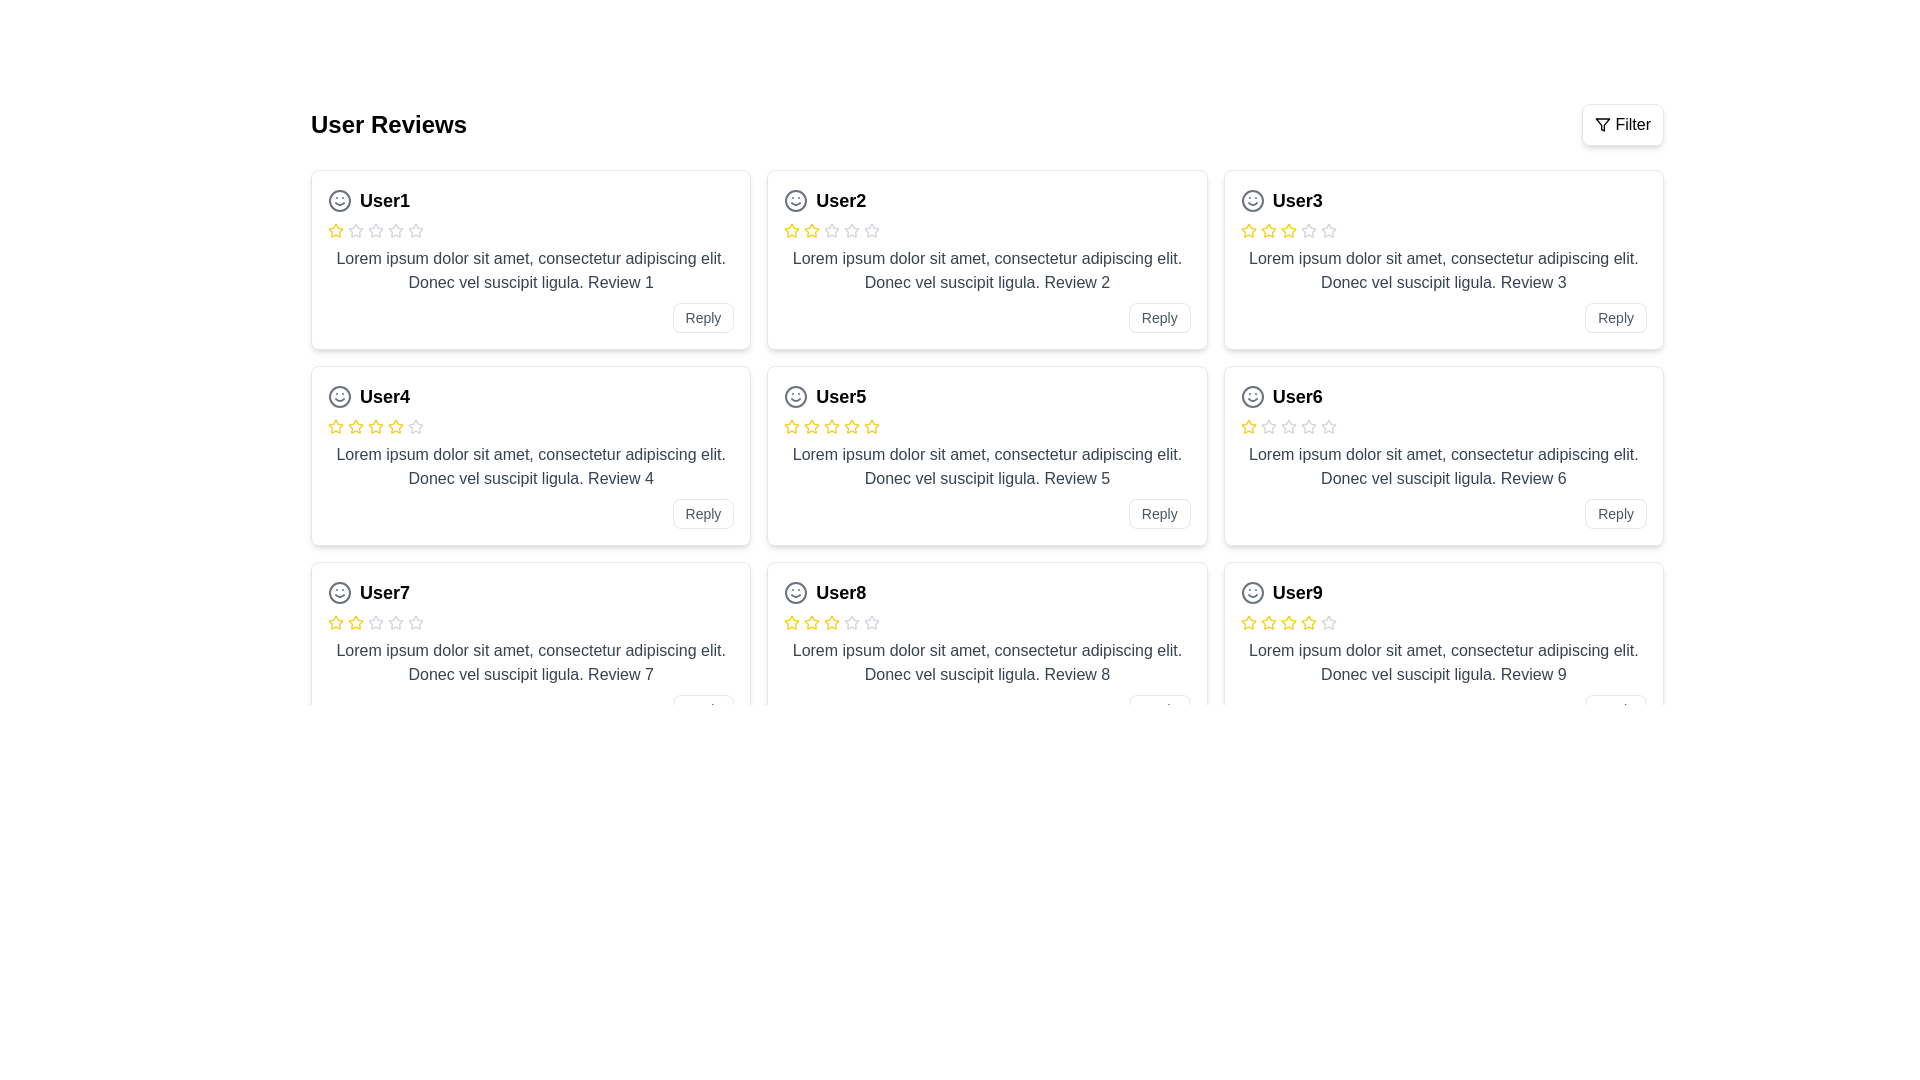  Describe the element at coordinates (1616, 708) in the screenshot. I see `the reply button located in the review card for 'User9' titled 'Review 9' by` at that location.